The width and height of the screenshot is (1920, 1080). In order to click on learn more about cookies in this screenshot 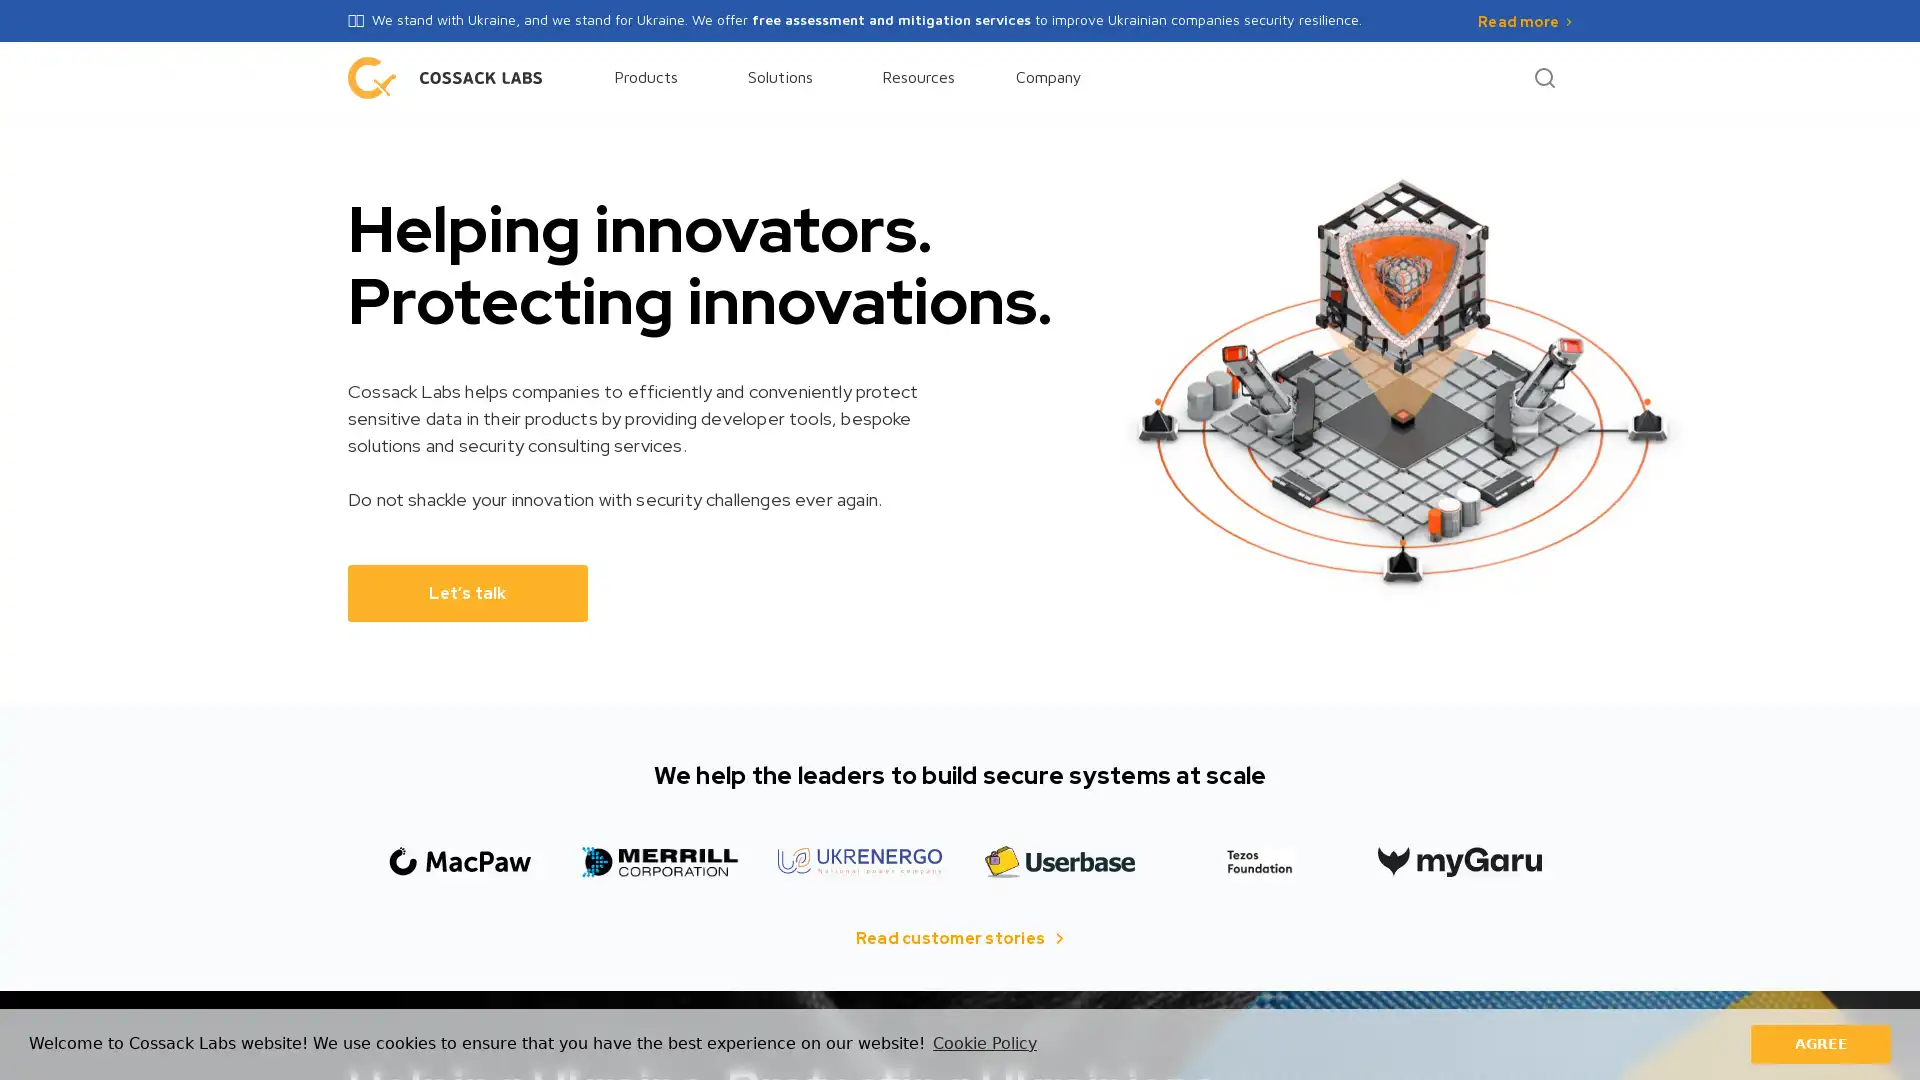, I will do `click(984, 1043)`.